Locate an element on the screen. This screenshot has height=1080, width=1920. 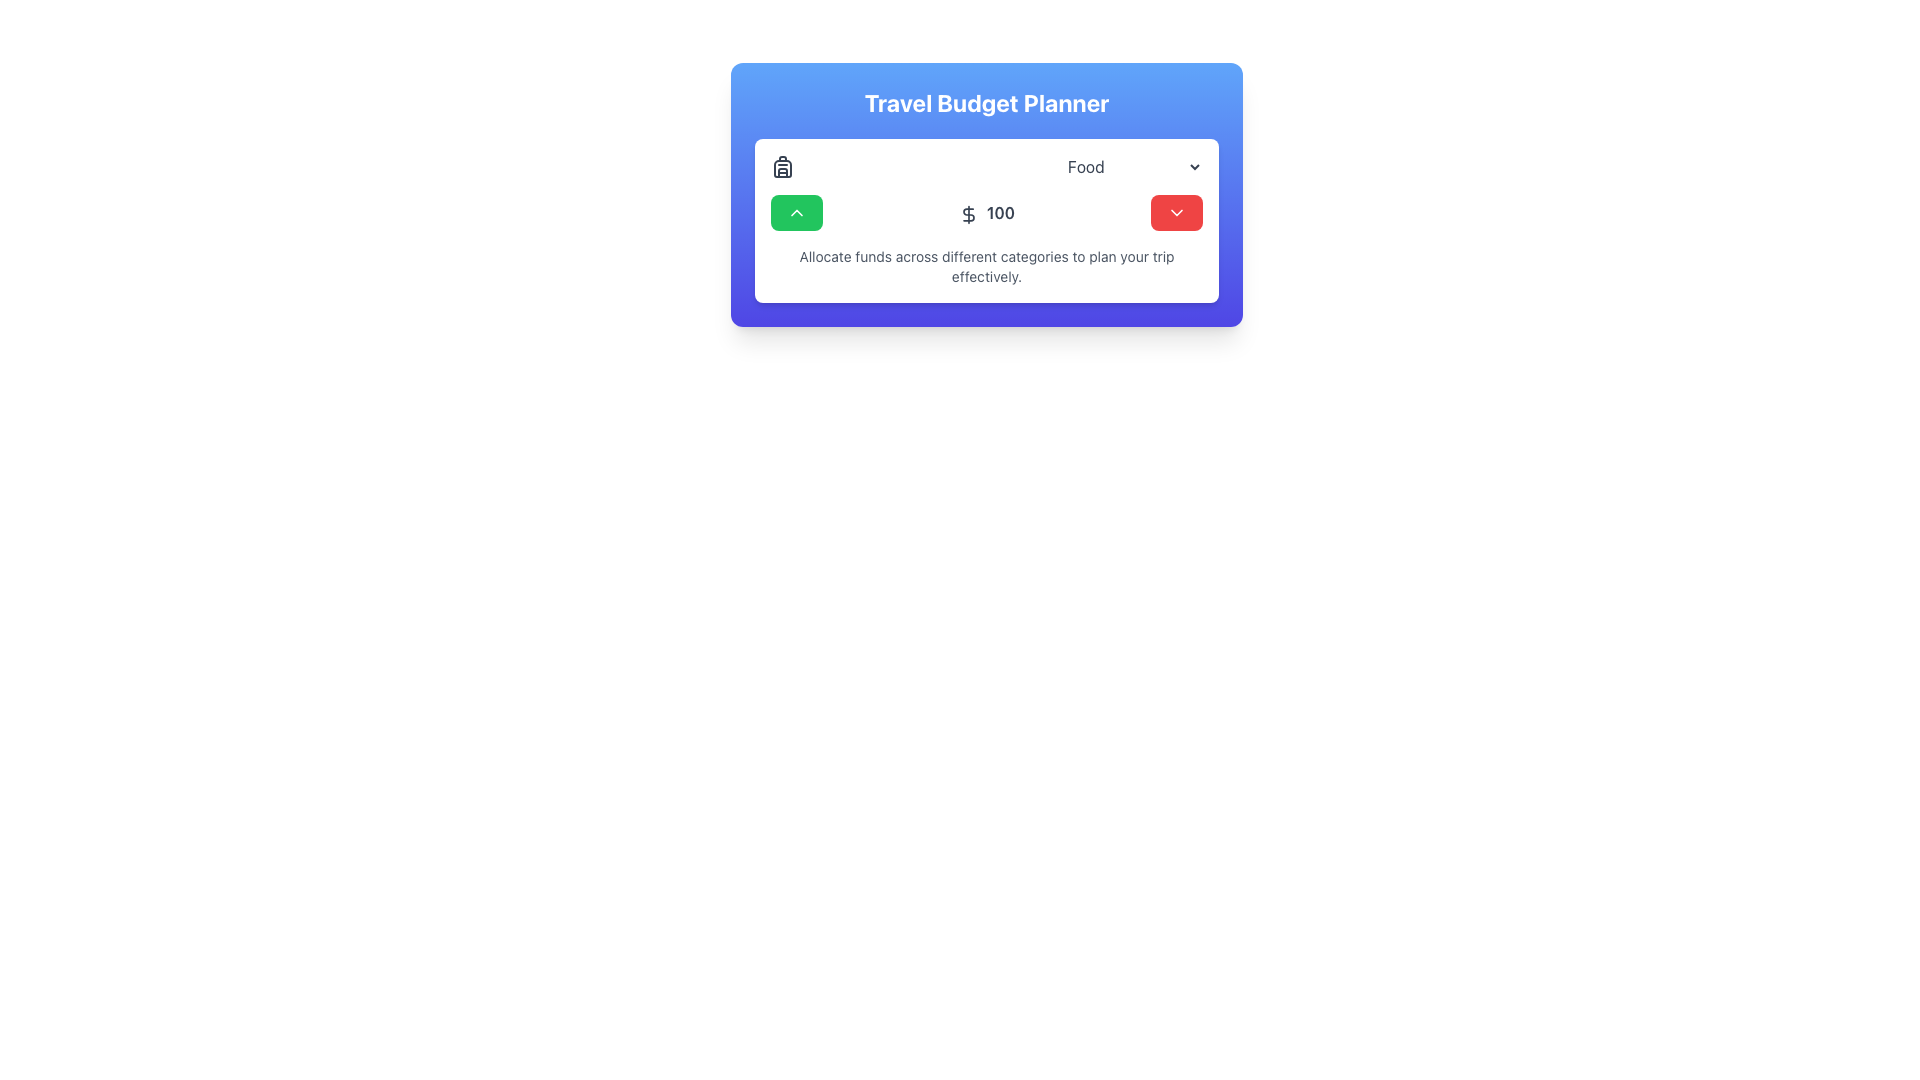
the upward-pointing arrow icon located inside the green button below the 'Travel Budget Planner' header is located at coordinates (795, 212).